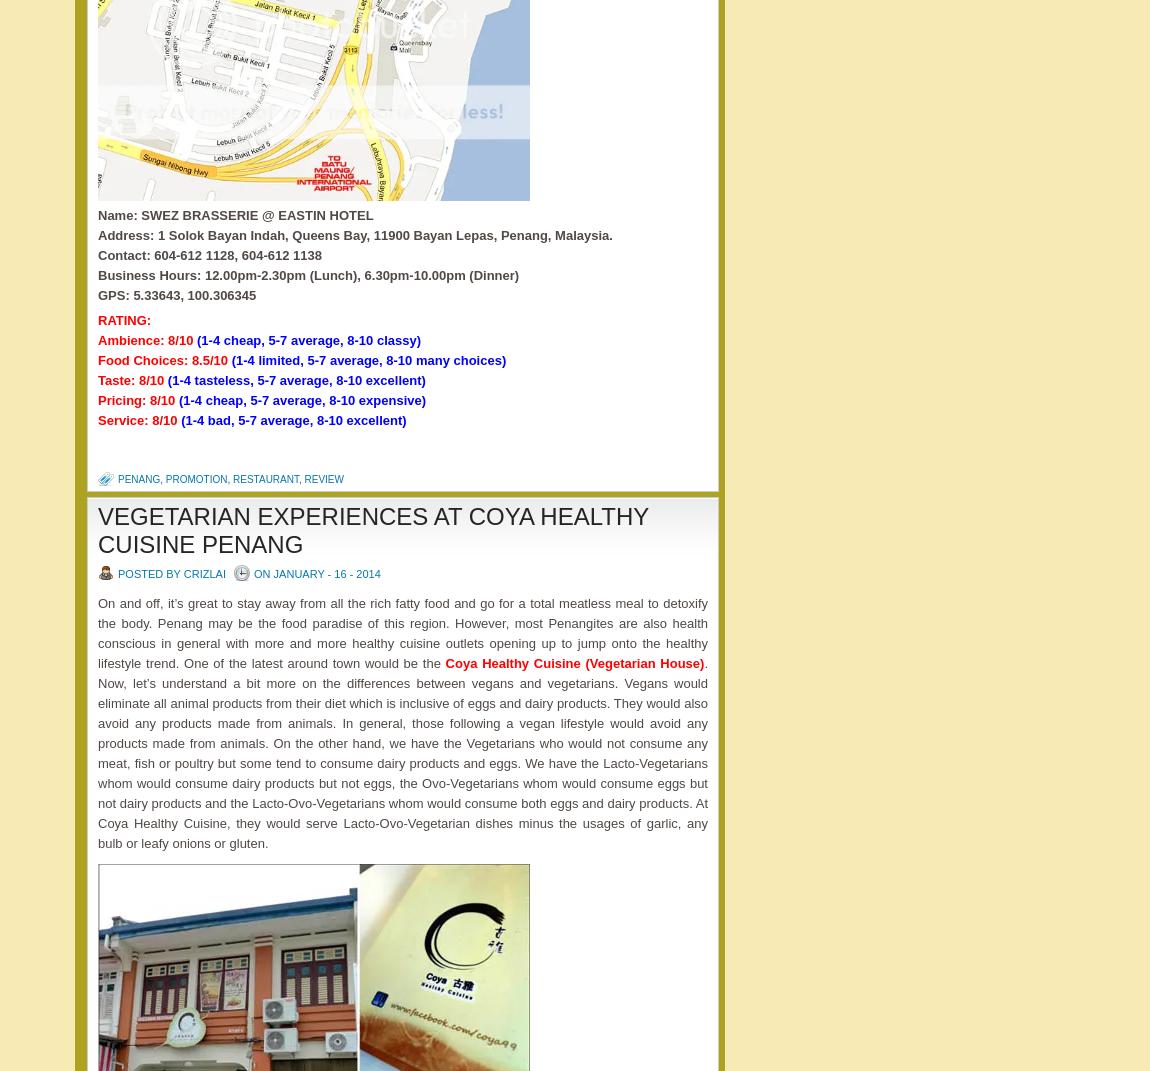 Image resolution: width=1150 pixels, height=1071 pixels. Describe the element at coordinates (138, 420) in the screenshot. I see `'Service: 8/10'` at that location.